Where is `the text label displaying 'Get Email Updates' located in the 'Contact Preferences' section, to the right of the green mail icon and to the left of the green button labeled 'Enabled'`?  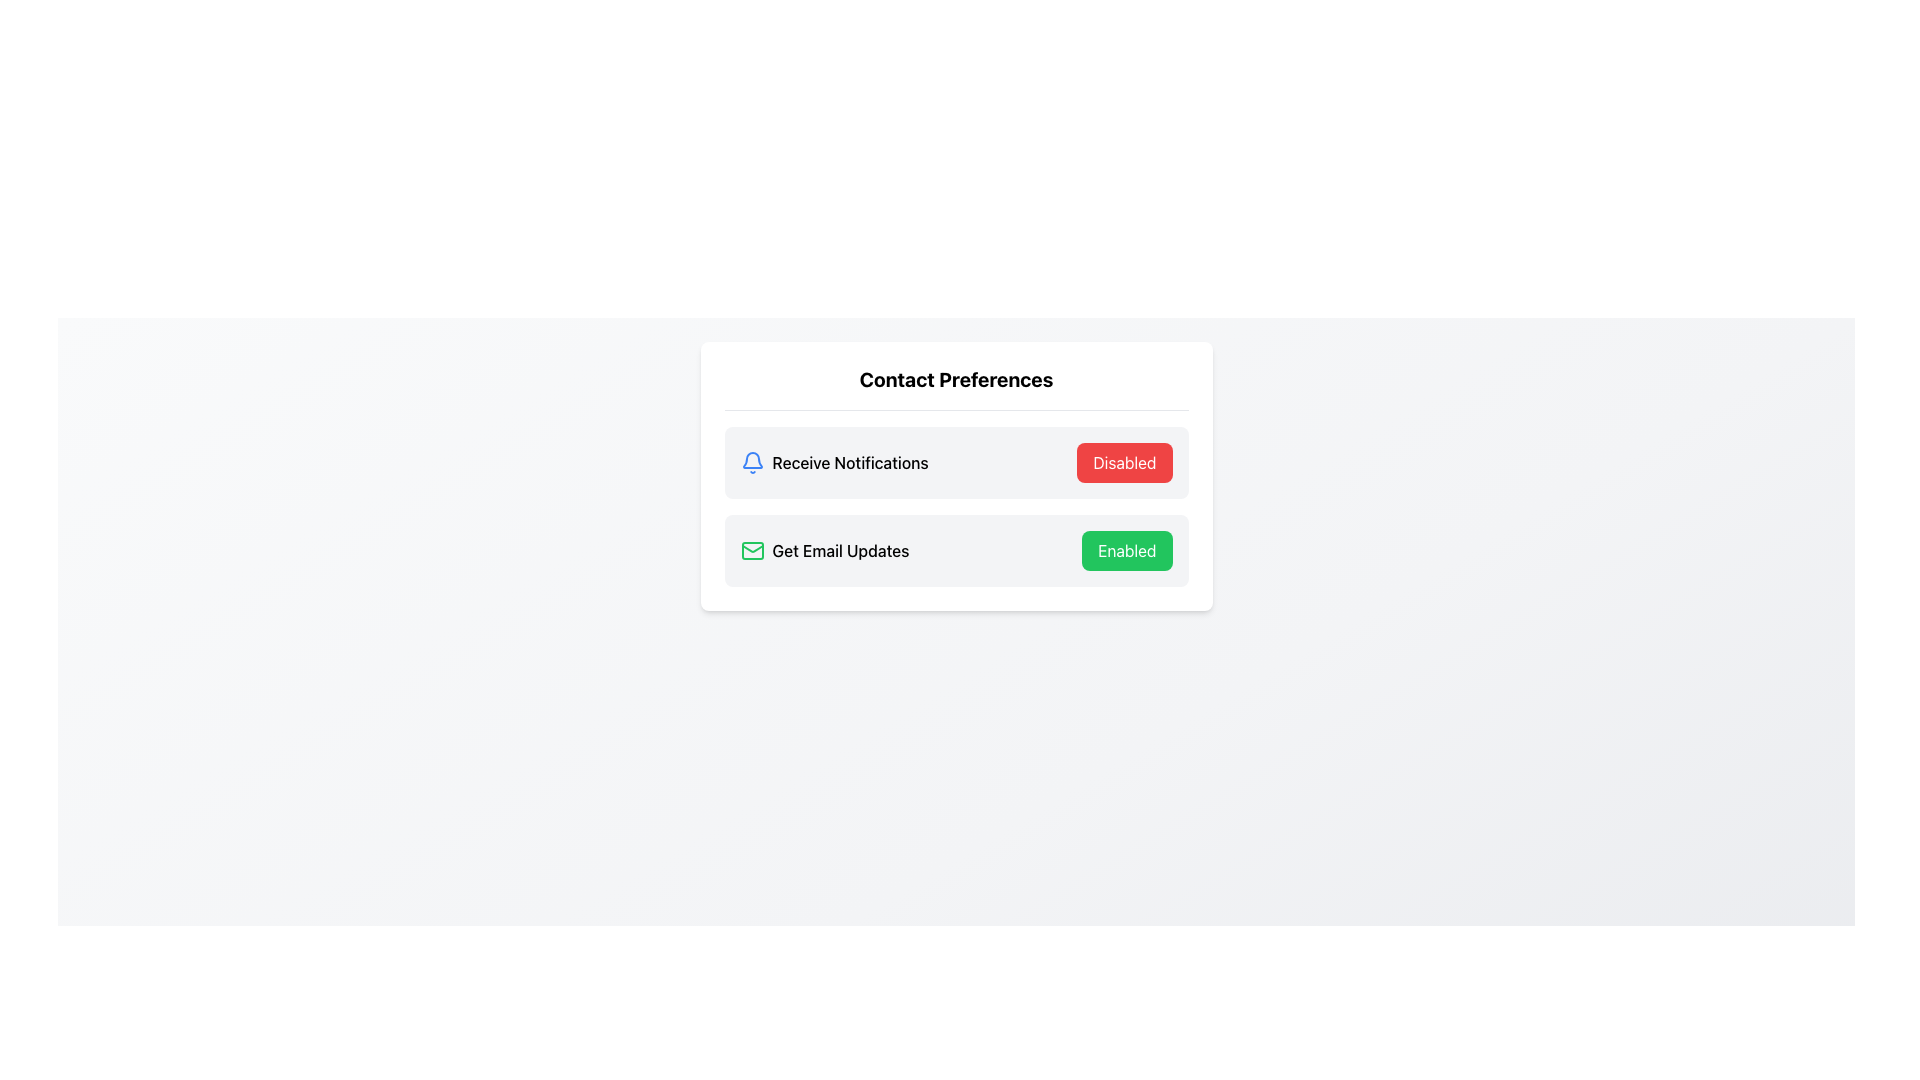 the text label displaying 'Get Email Updates' located in the 'Contact Preferences' section, to the right of the green mail icon and to the left of the green button labeled 'Enabled' is located at coordinates (840, 551).